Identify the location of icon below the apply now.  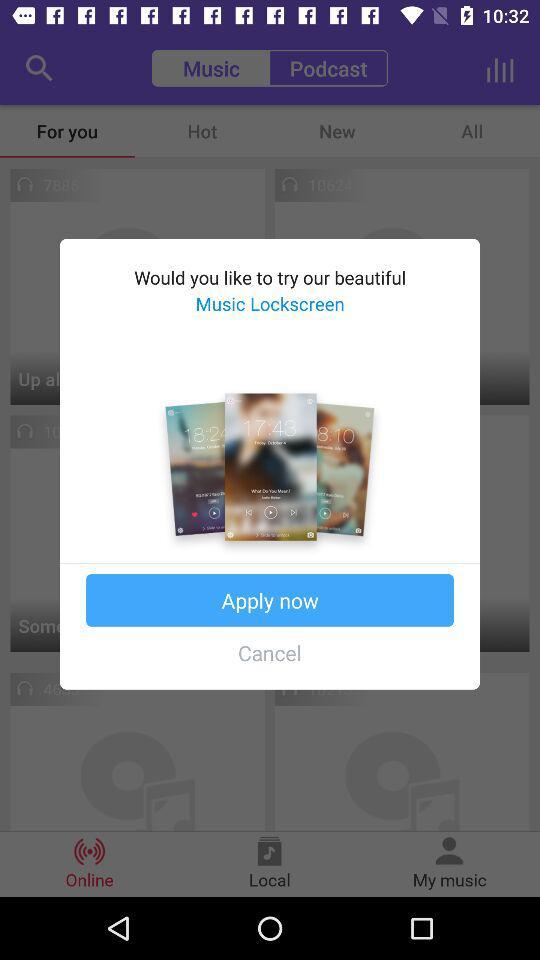
(270, 651).